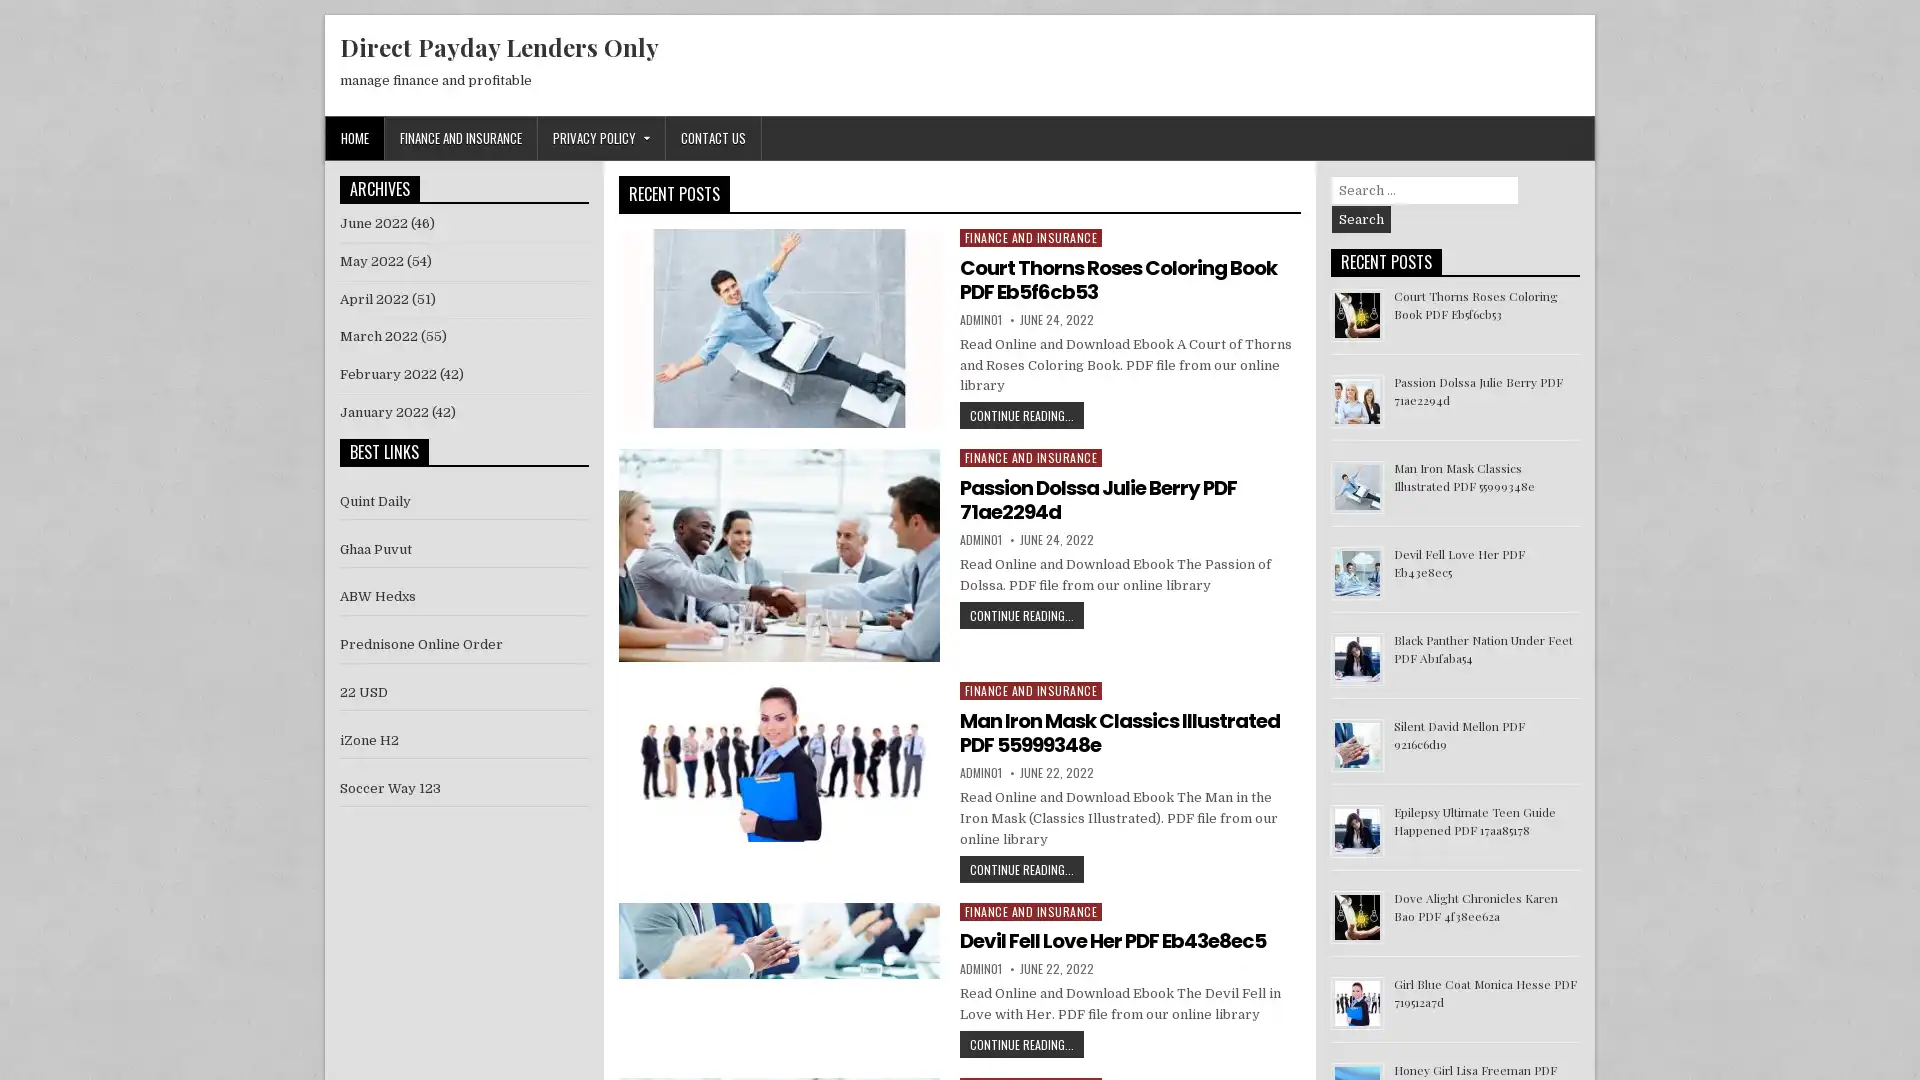  I want to click on Search, so click(1360, 219).